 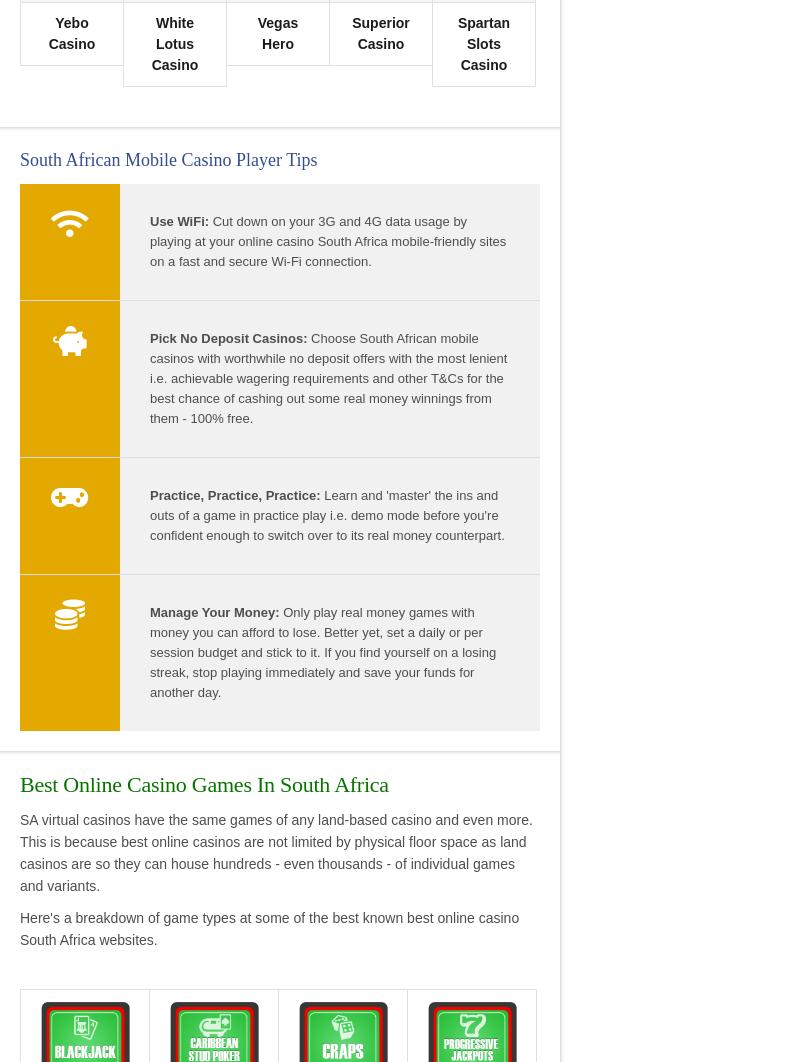 What do you see at coordinates (276, 851) in the screenshot?
I see `'SA virtual casinos have the same games of any land-based casino and even more. This is because best online casinos are not limited by physical floor space as land casinos are so they can house hundreds - even thousands - of individual games and variants.'` at bounding box center [276, 851].